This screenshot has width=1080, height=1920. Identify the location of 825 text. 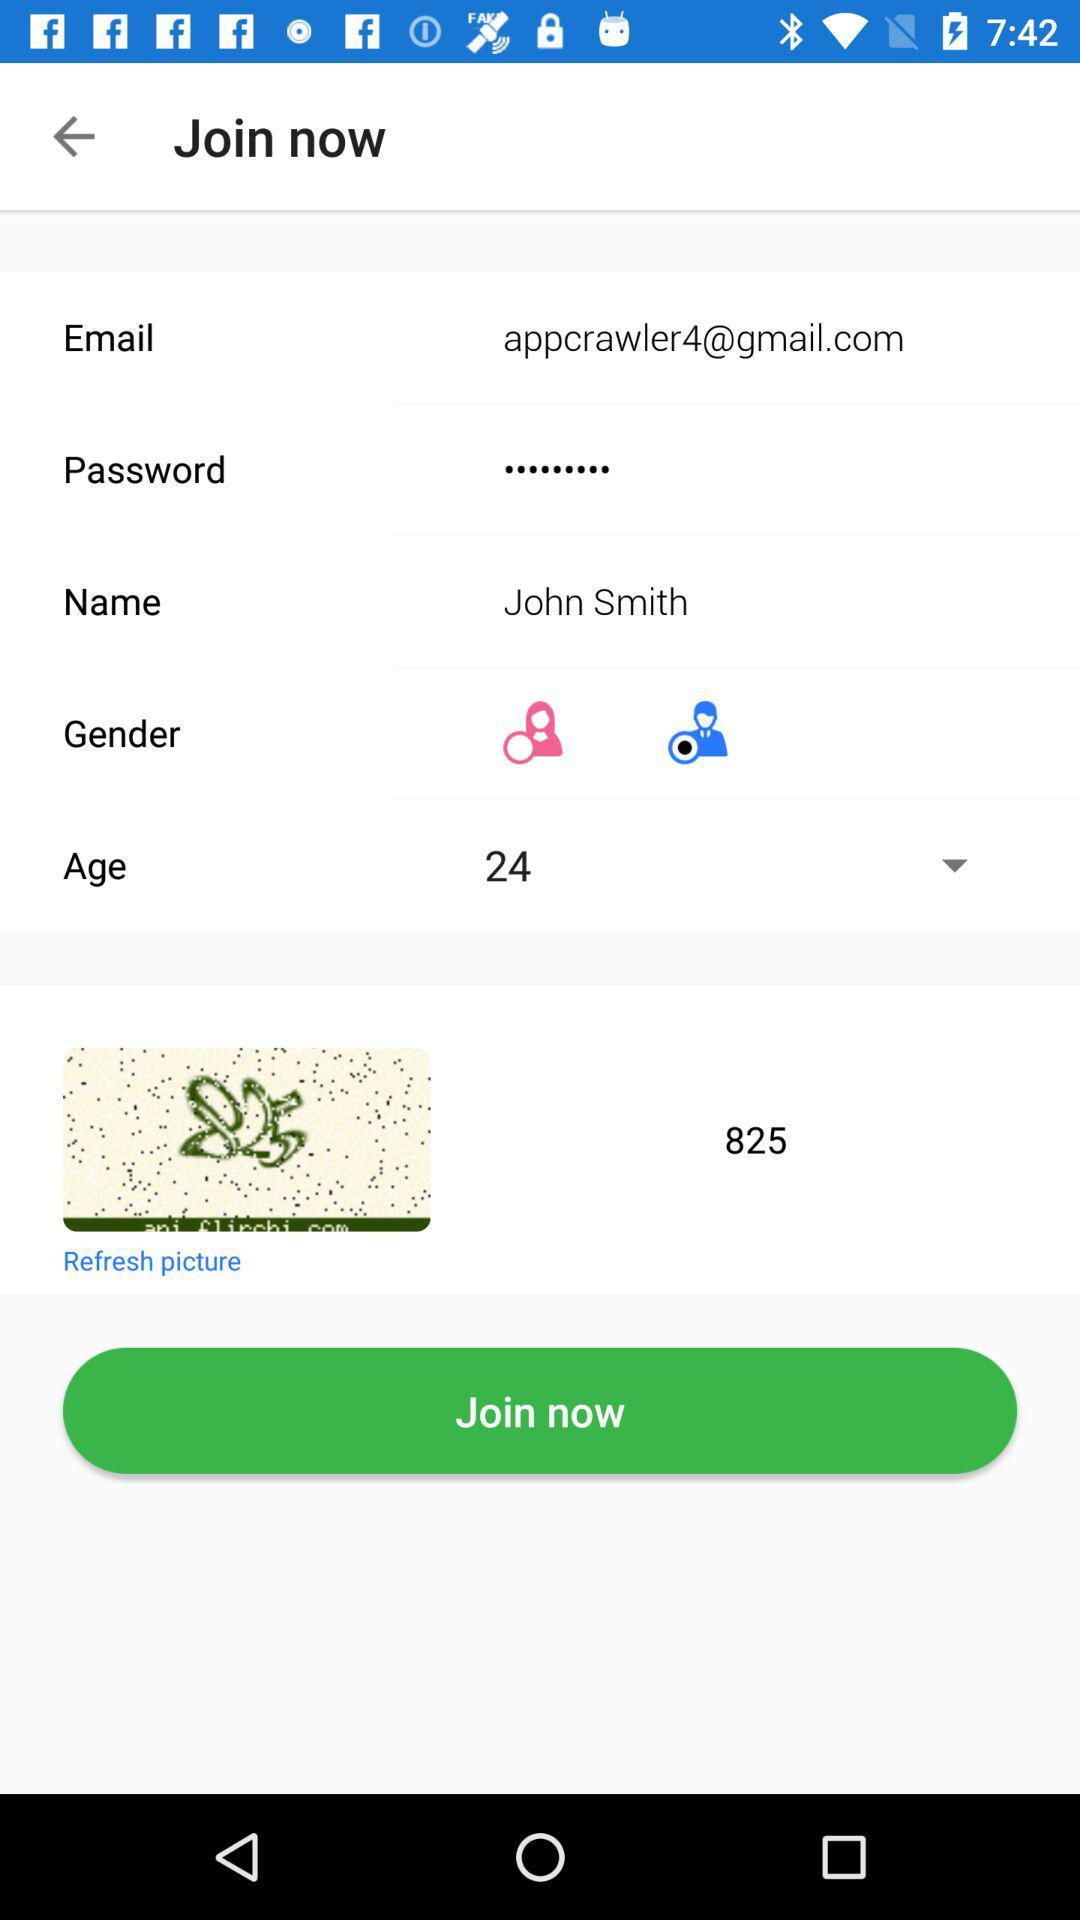
(755, 1139).